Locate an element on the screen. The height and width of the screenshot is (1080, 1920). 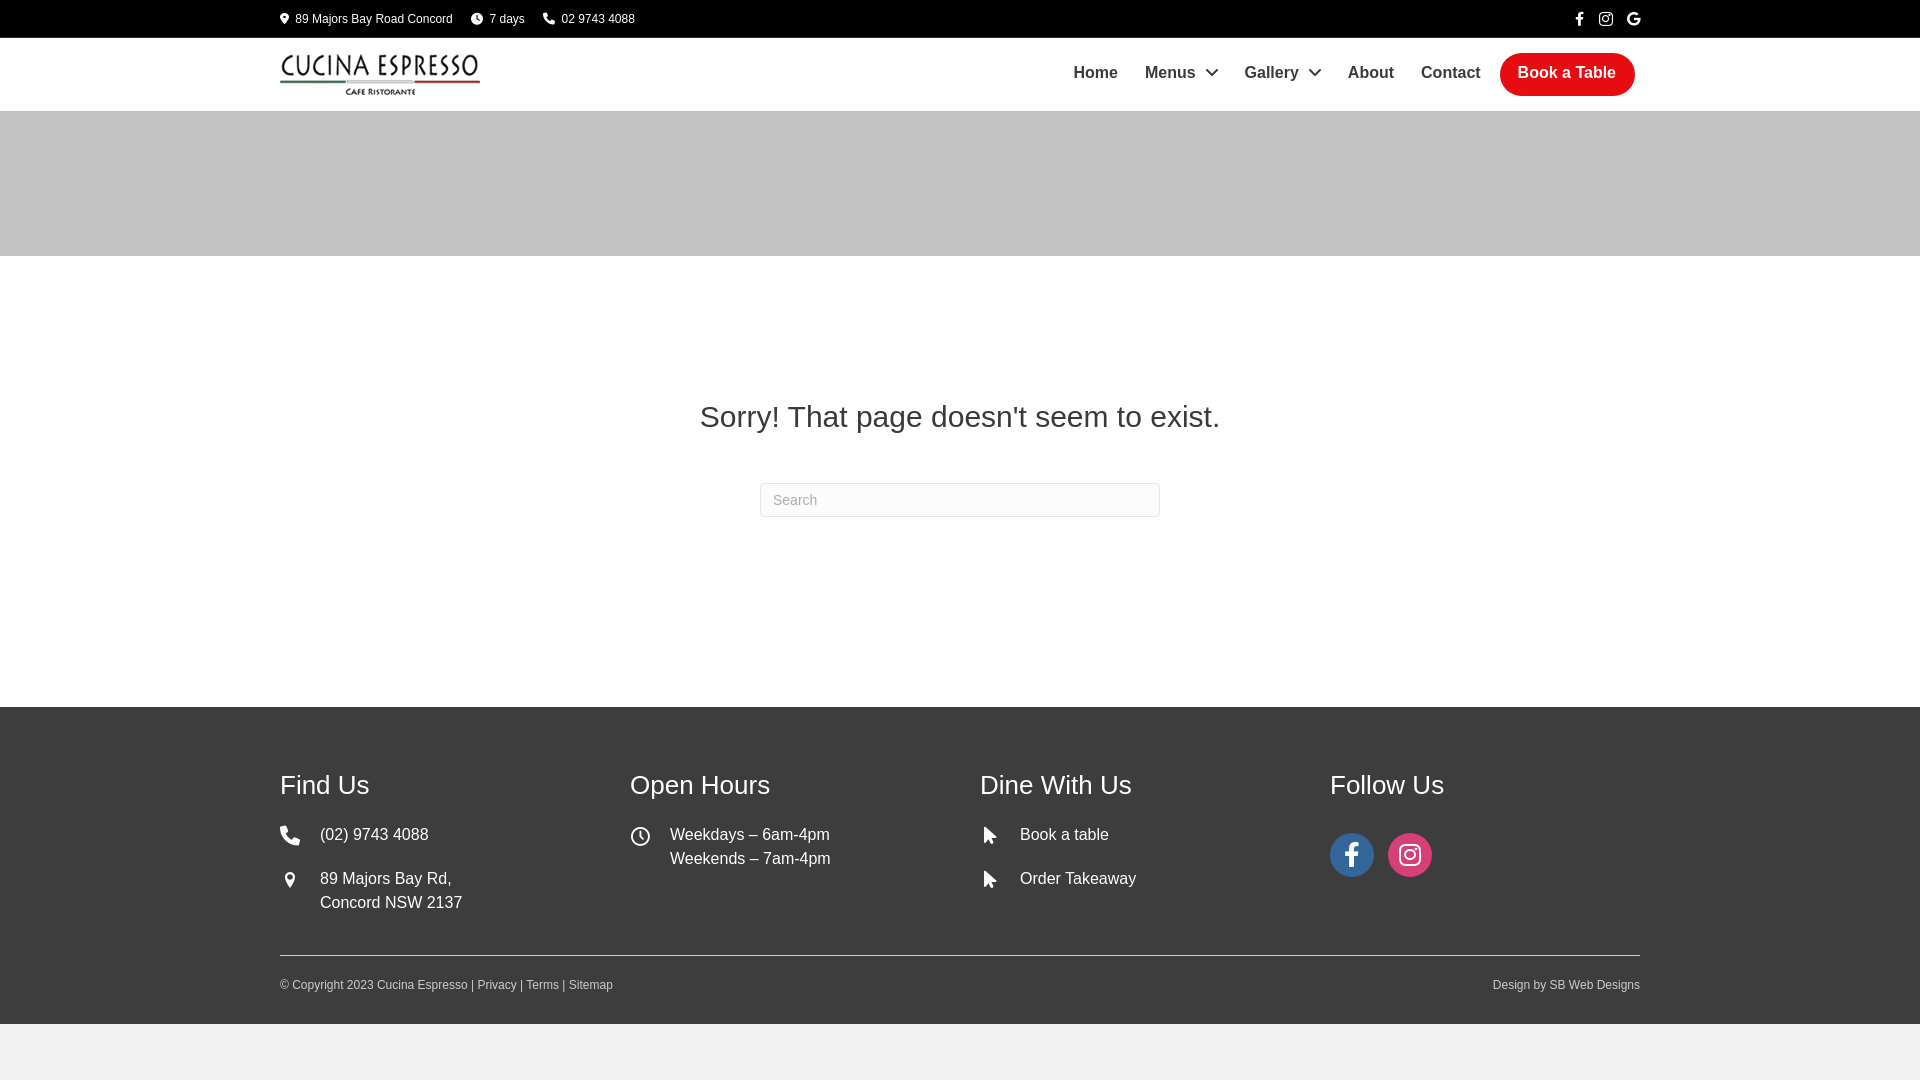
'Gallery' is located at coordinates (1283, 72).